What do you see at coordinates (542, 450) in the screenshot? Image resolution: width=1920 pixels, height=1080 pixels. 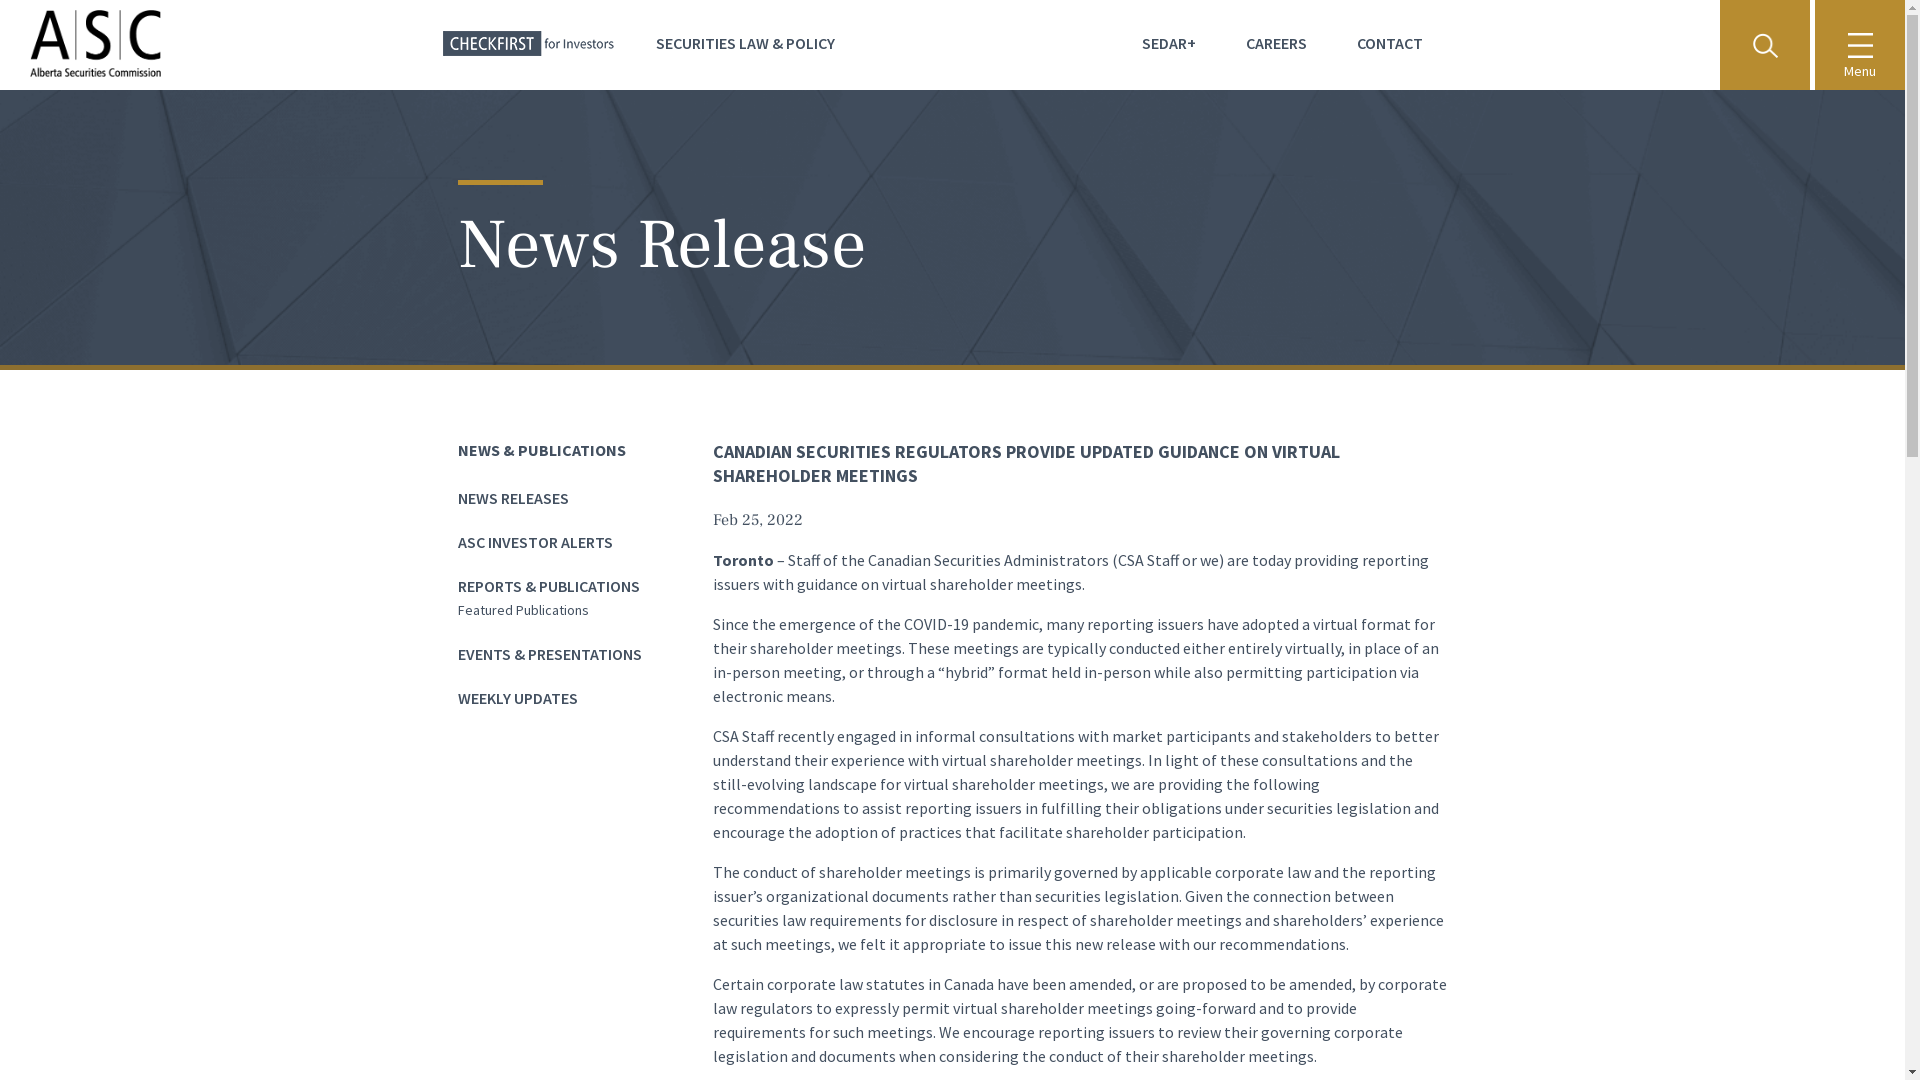 I see `'NEWS & PUBLICATIONS'` at bounding box center [542, 450].